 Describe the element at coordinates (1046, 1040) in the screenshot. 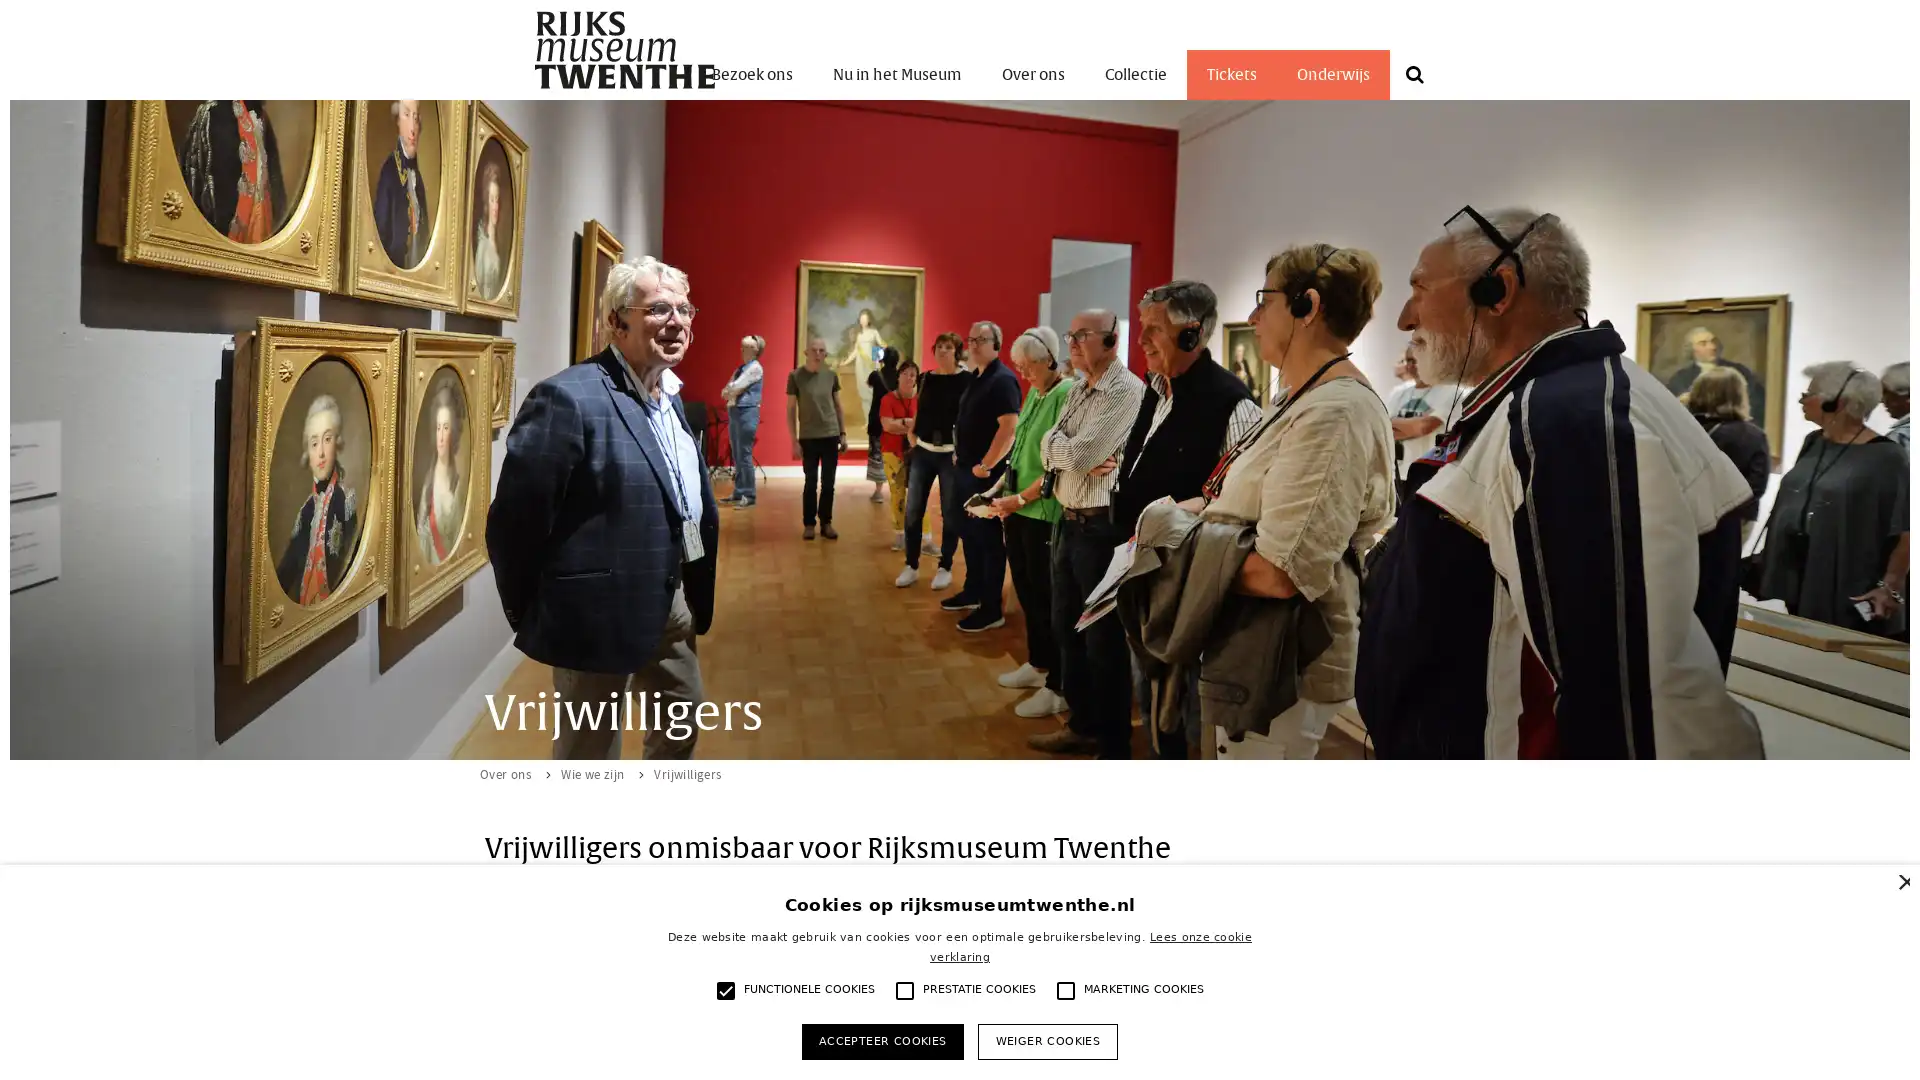

I see `WEIGER COOKIES` at that location.